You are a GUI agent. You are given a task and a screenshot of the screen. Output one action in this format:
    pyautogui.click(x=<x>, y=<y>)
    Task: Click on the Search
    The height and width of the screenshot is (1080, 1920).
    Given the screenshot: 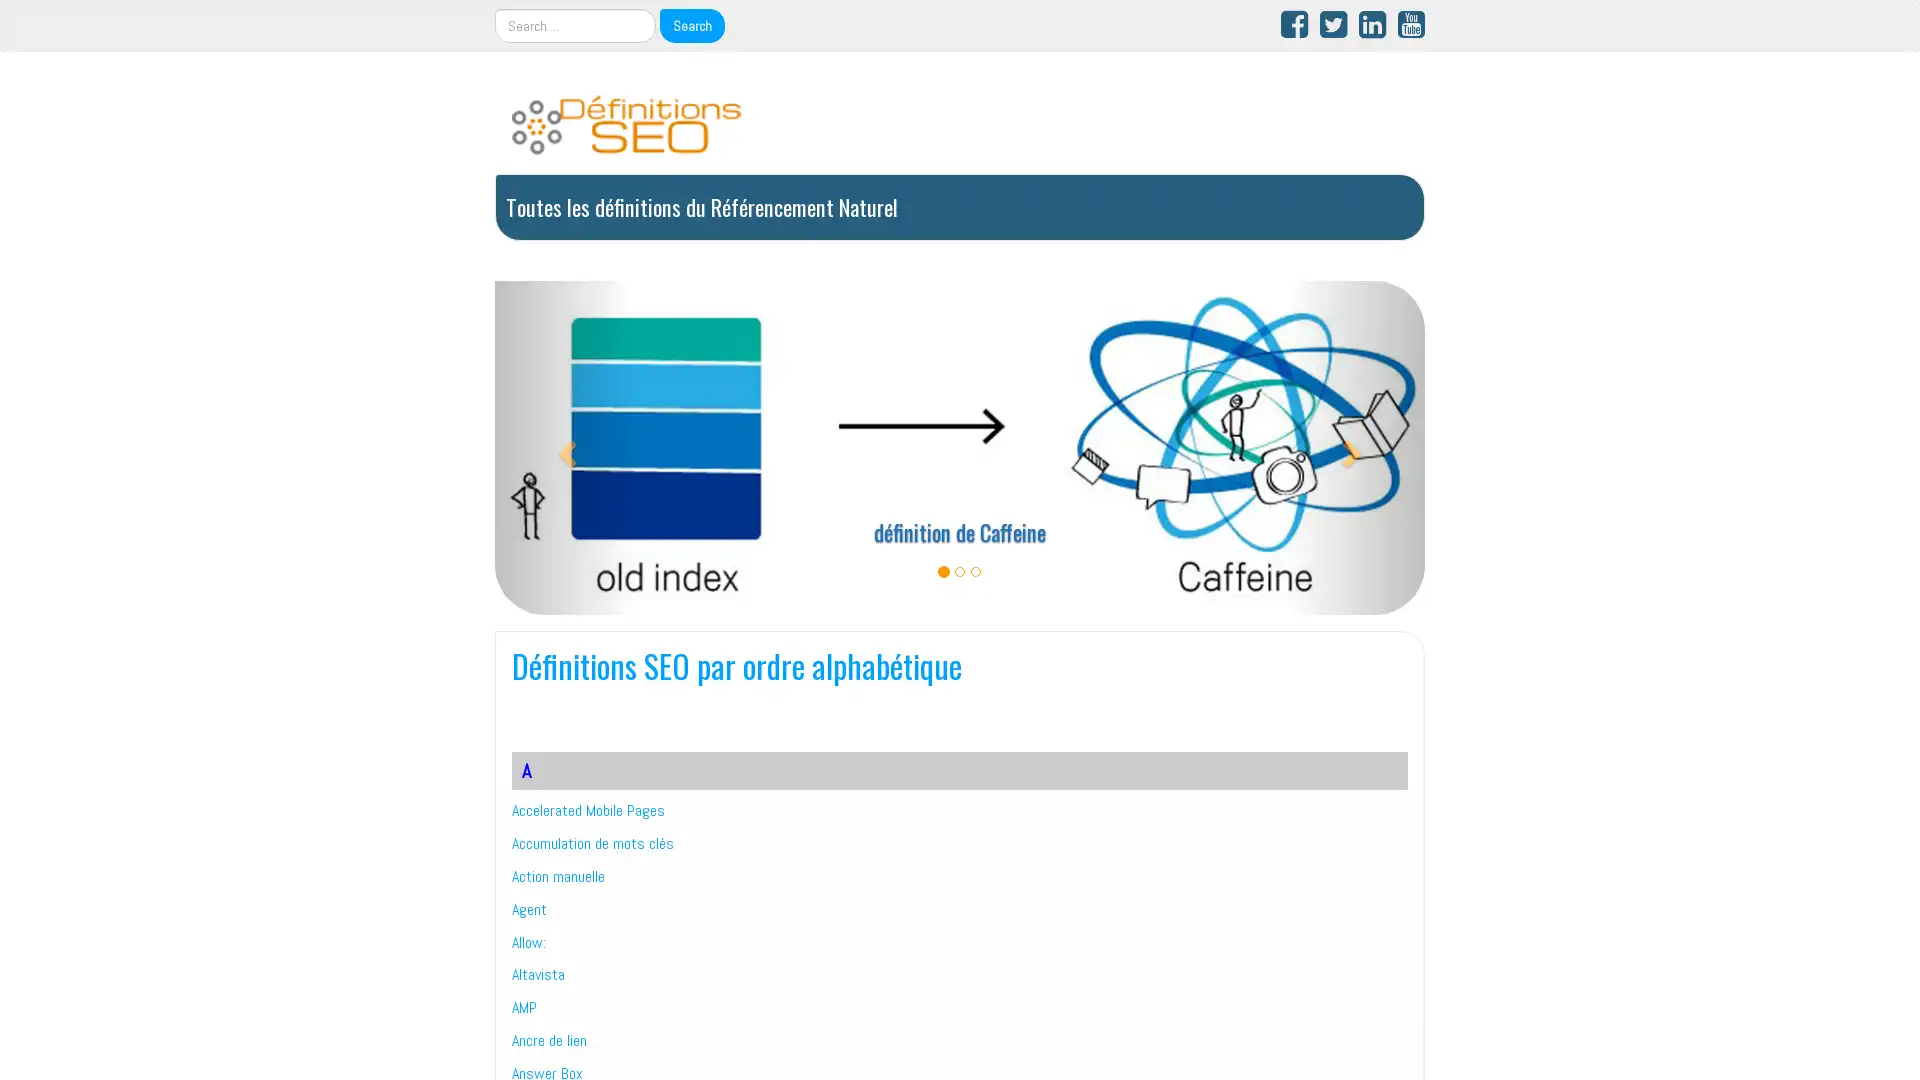 What is the action you would take?
    pyautogui.click(x=692, y=26)
    